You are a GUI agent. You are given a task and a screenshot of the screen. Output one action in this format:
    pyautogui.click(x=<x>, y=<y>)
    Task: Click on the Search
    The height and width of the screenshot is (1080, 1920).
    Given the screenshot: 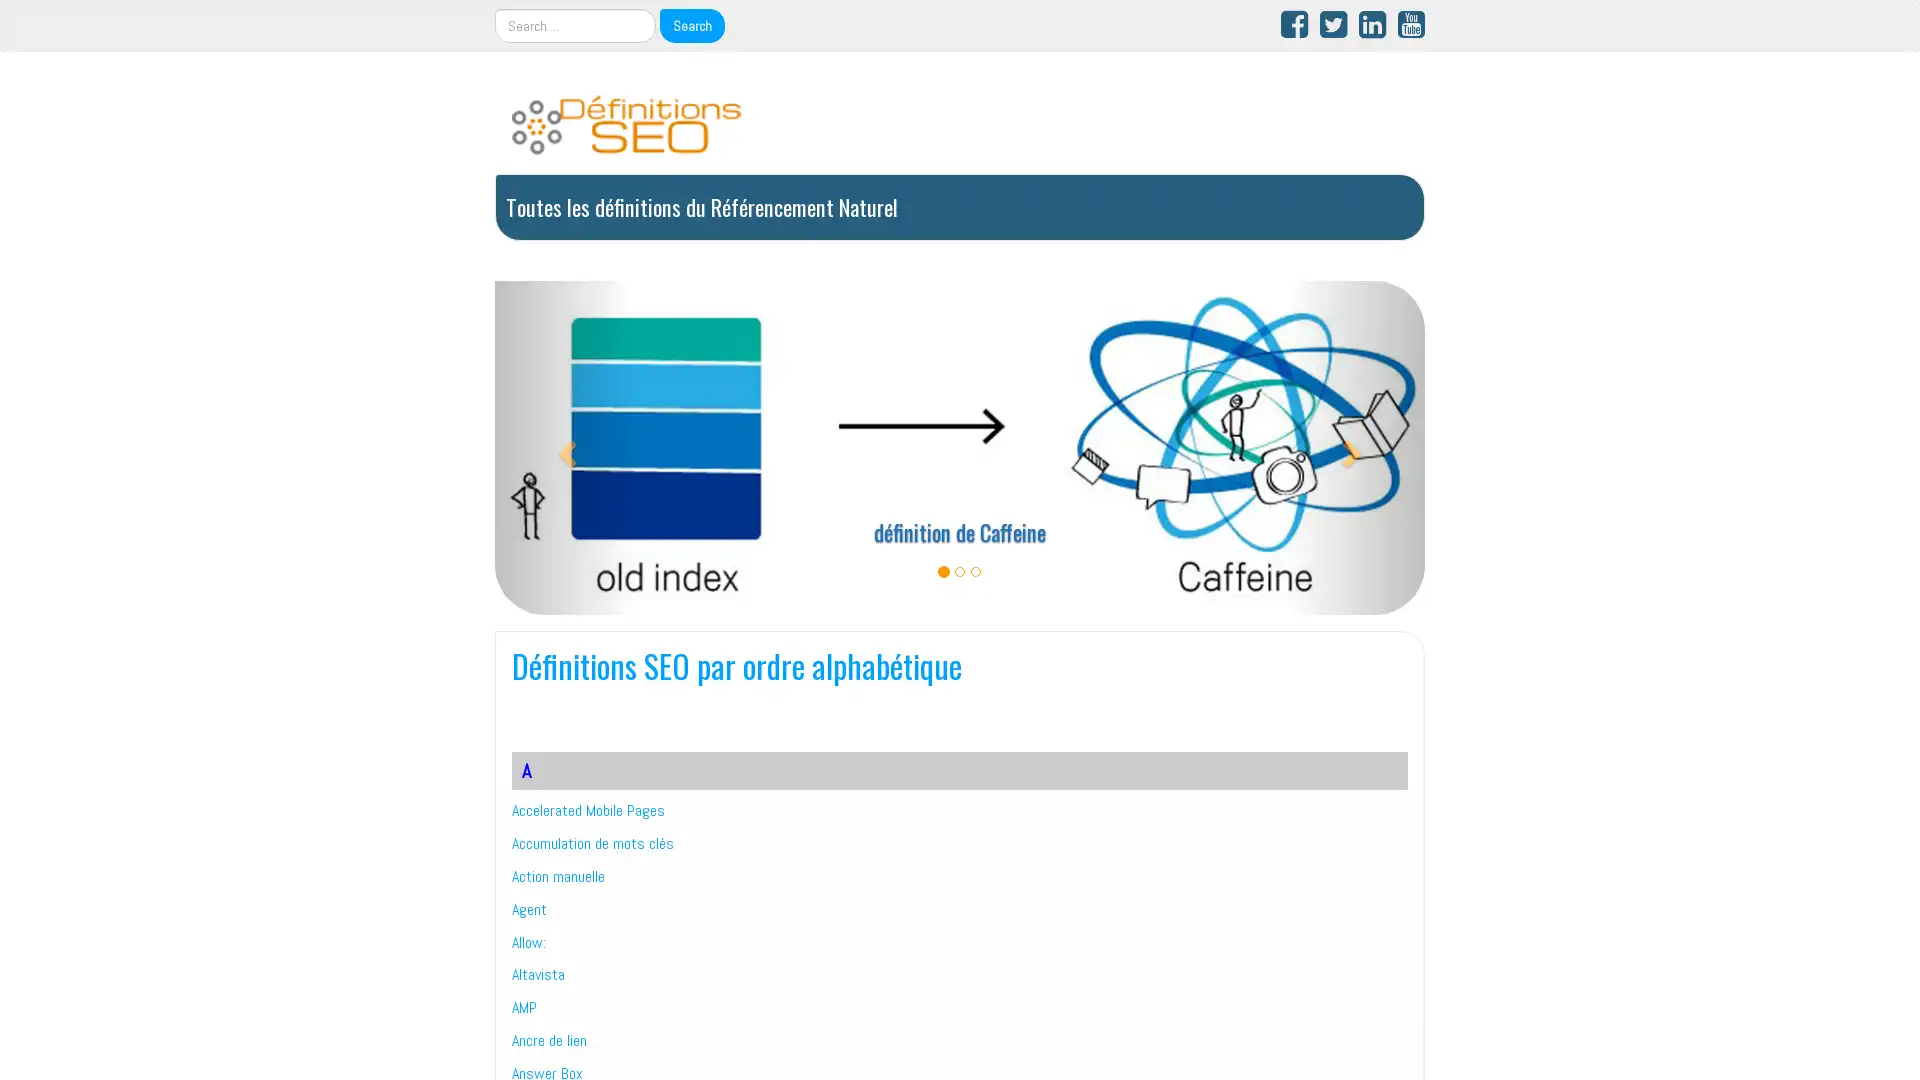 What is the action you would take?
    pyautogui.click(x=692, y=26)
    